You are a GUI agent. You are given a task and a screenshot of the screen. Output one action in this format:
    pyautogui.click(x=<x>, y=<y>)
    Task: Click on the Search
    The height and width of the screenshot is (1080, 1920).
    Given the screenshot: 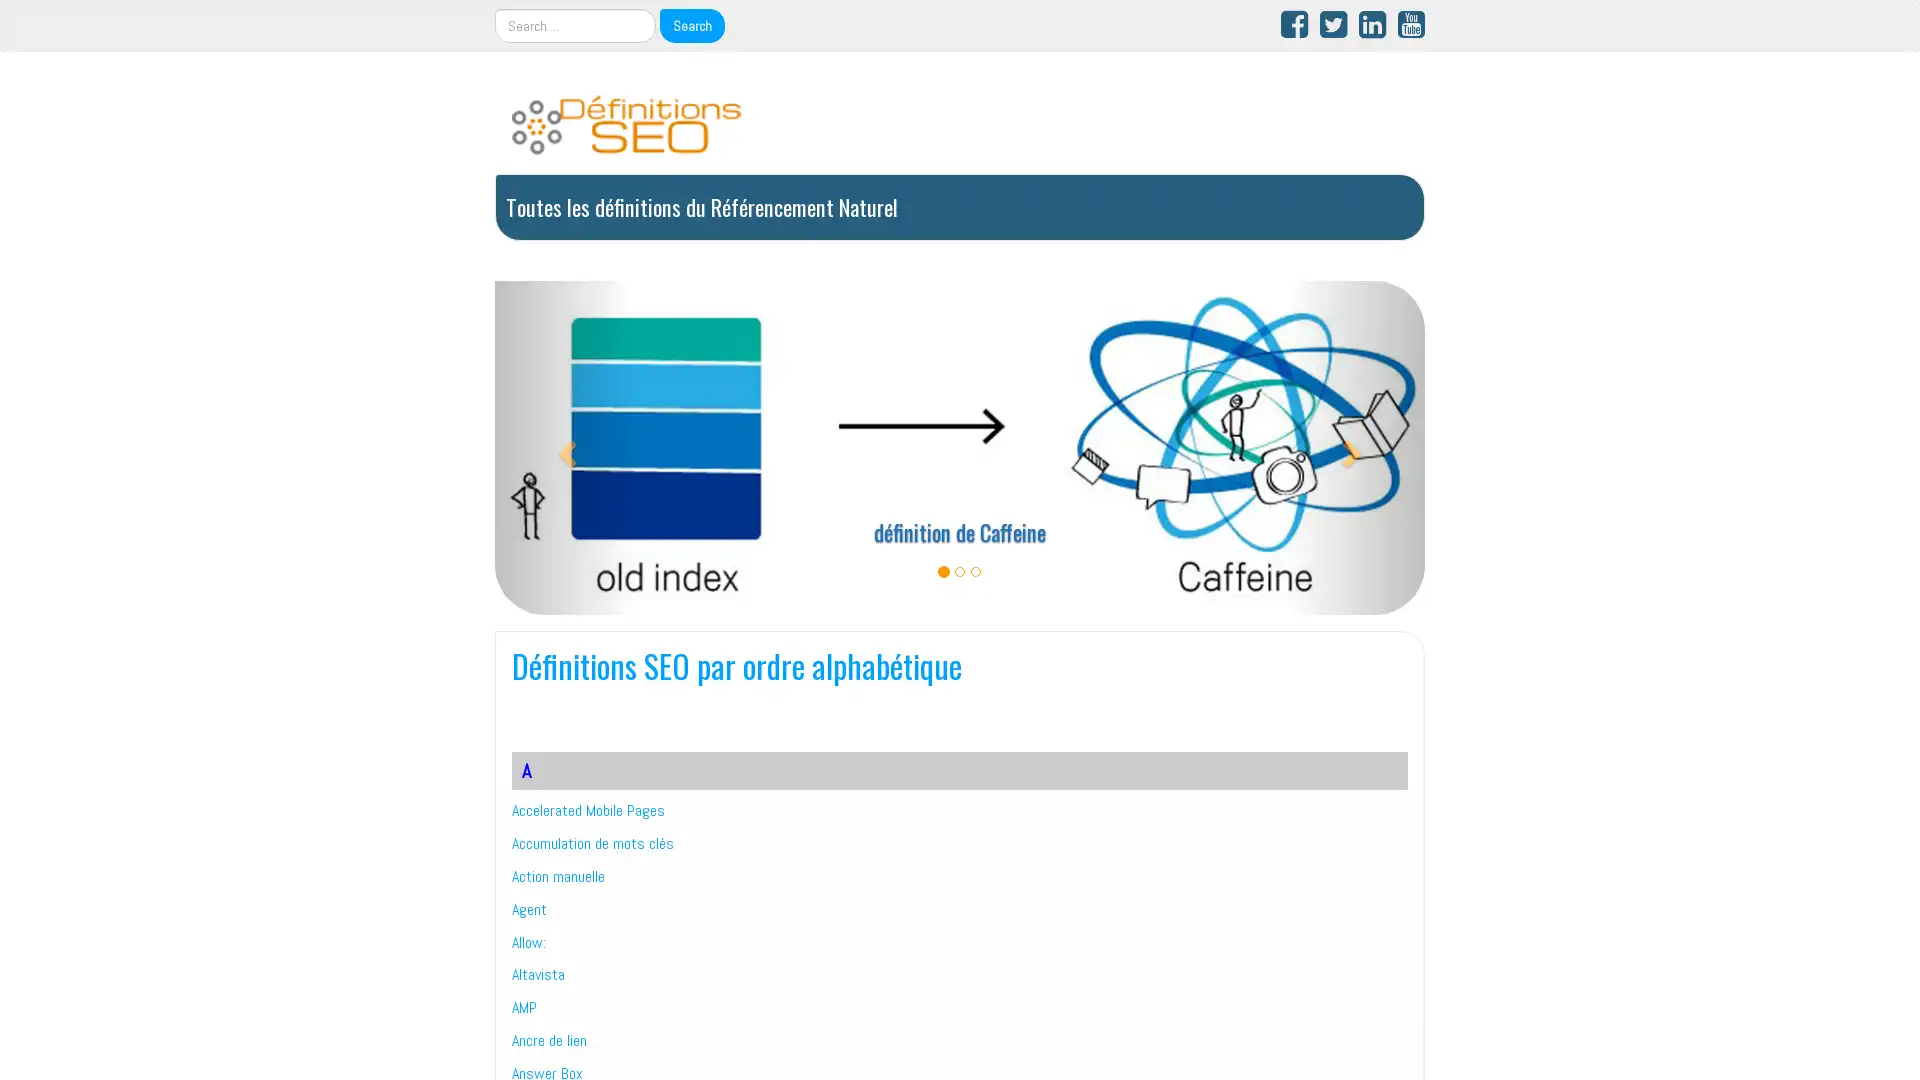 What is the action you would take?
    pyautogui.click(x=692, y=26)
    